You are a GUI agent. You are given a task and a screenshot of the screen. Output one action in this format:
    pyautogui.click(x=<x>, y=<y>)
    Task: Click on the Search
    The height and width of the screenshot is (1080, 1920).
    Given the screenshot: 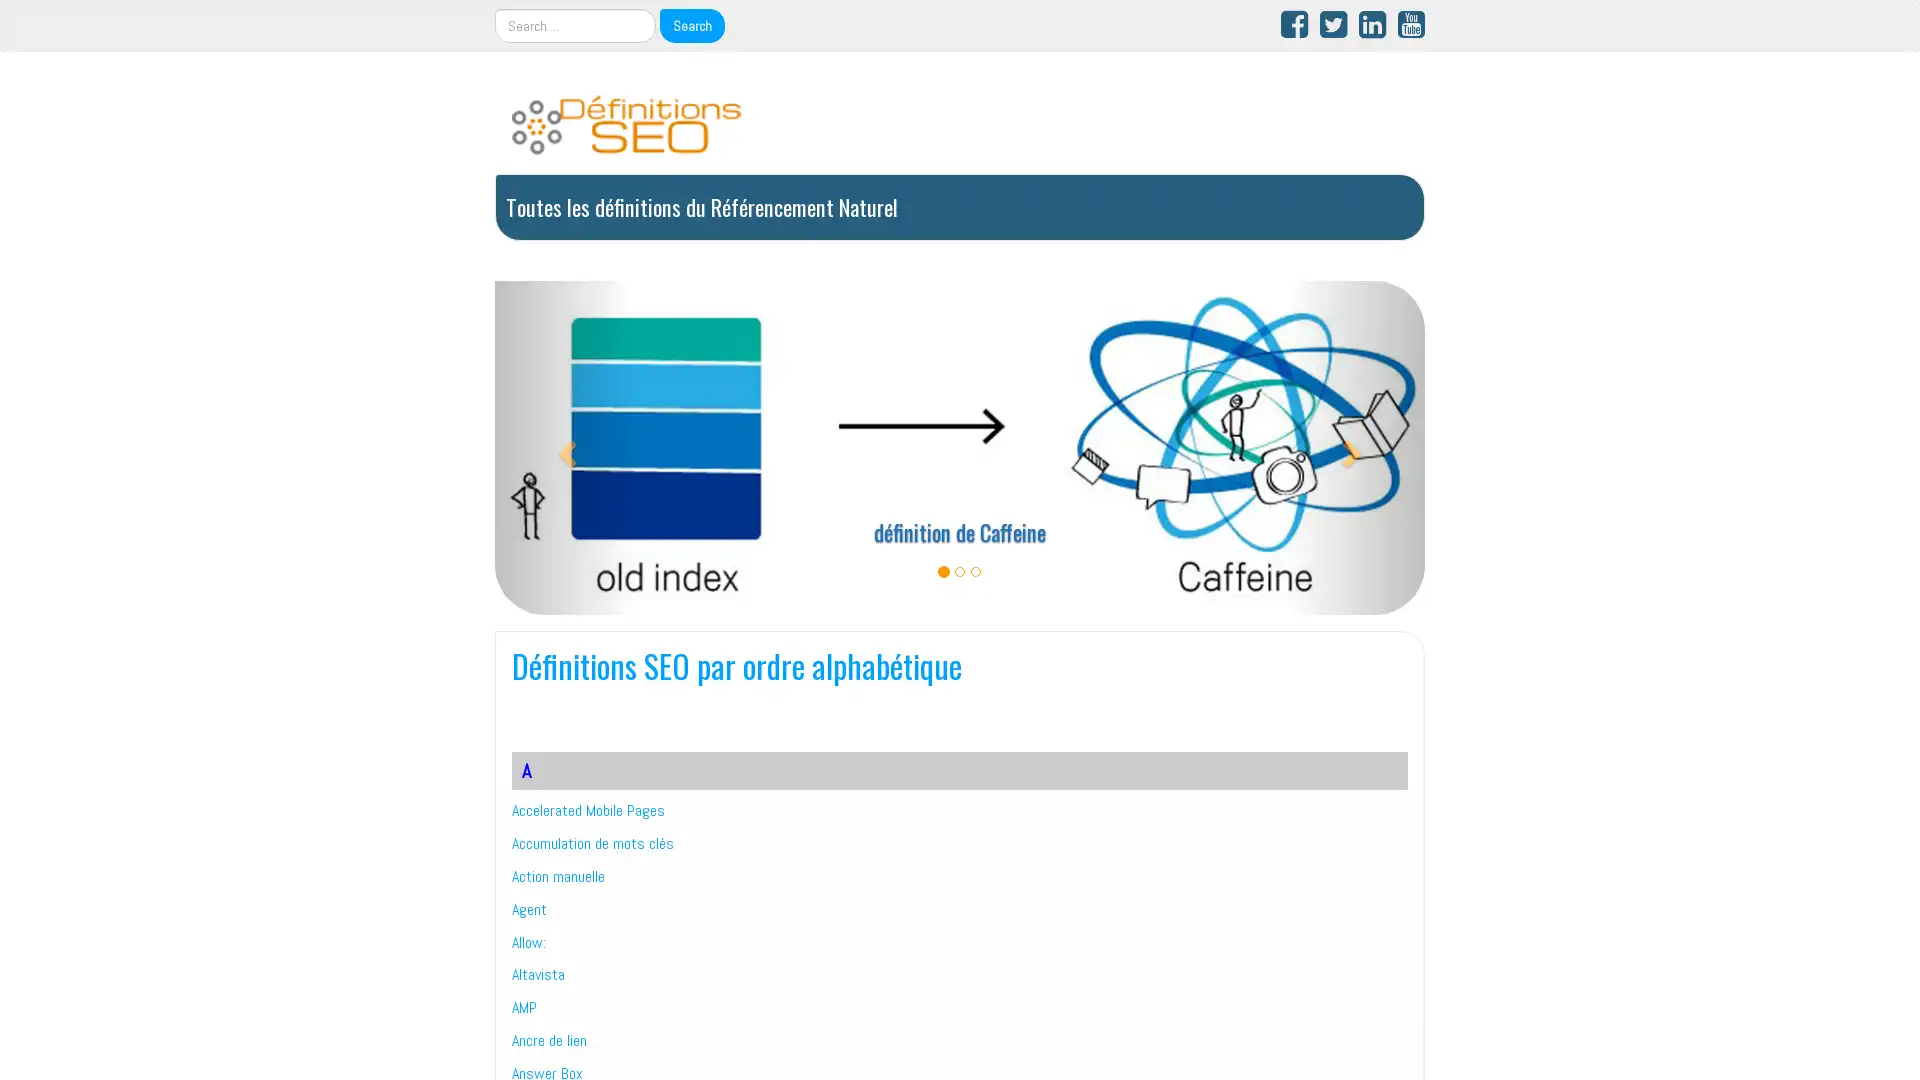 What is the action you would take?
    pyautogui.click(x=692, y=26)
    